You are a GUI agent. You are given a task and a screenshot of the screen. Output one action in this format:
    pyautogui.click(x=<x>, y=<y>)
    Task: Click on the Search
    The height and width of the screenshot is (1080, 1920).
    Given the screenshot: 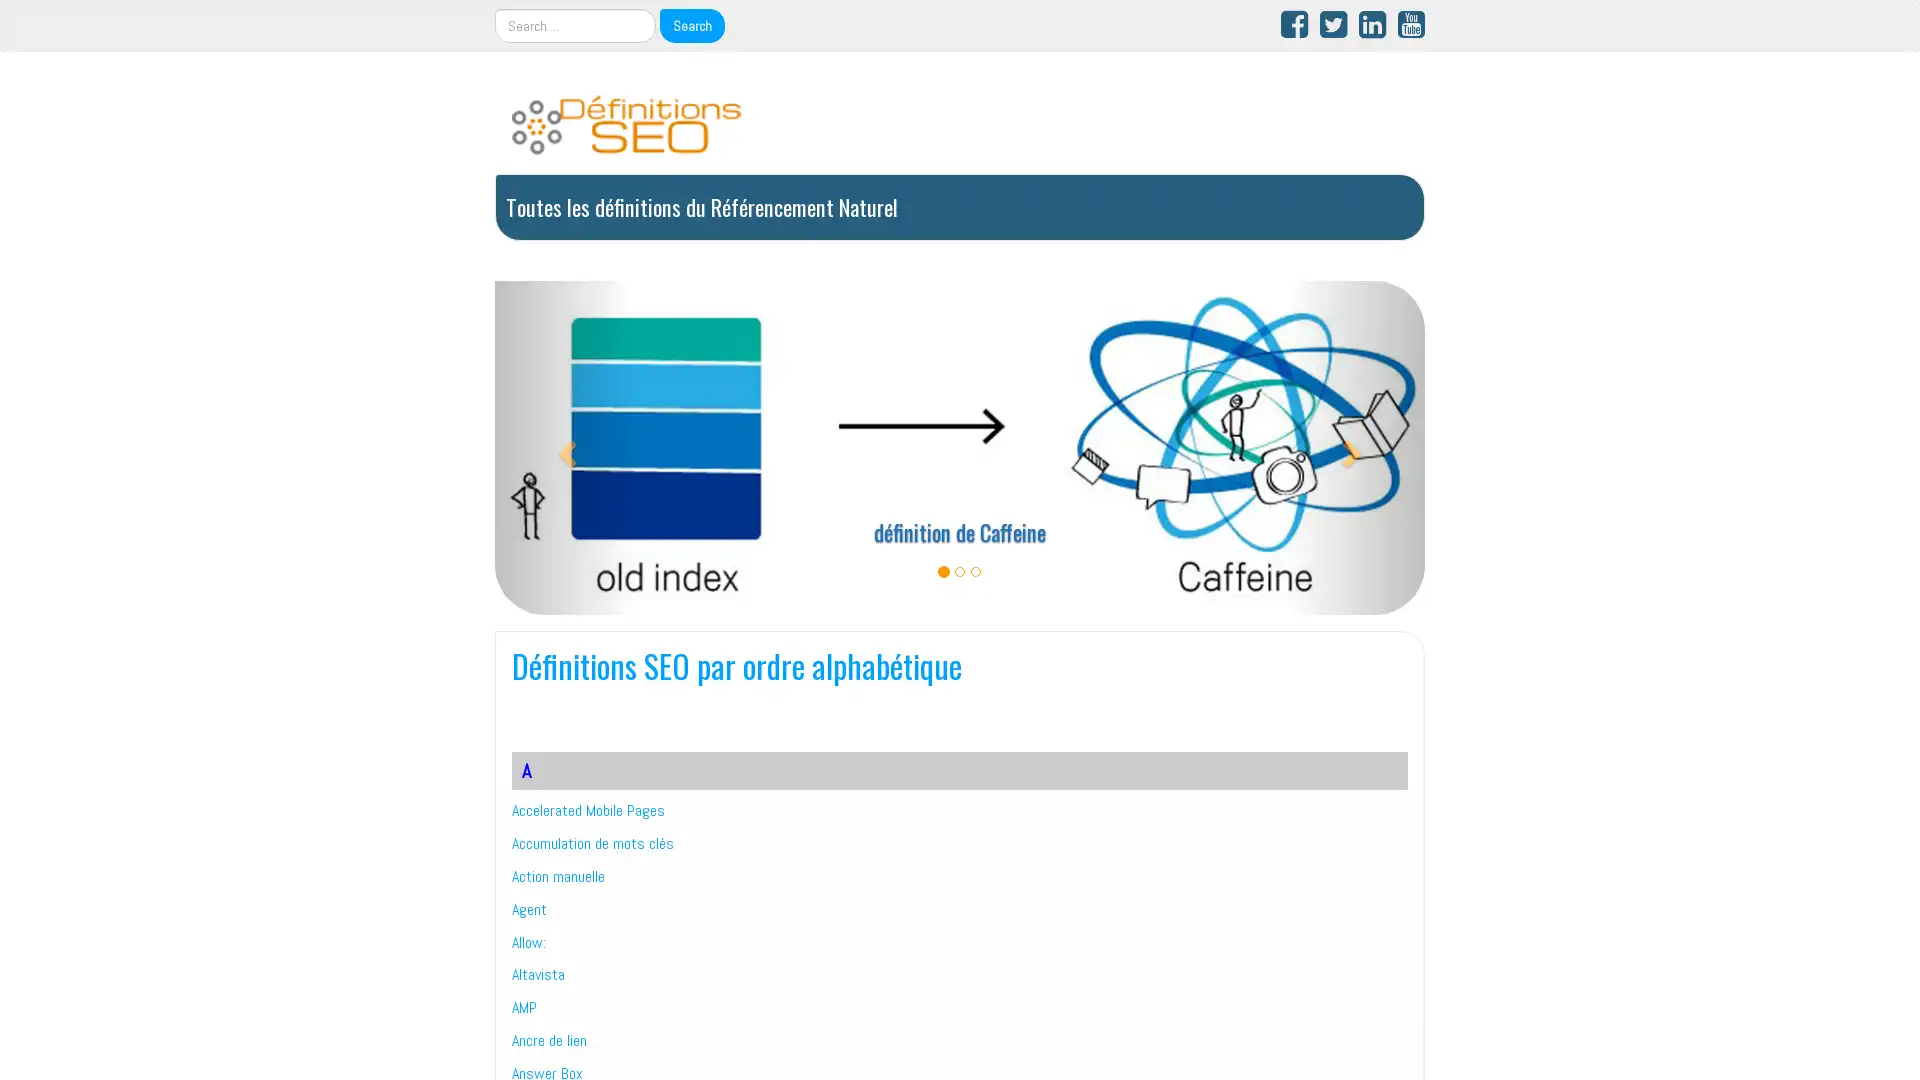 What is the action you would take?
    pyautogui.click(x=692, y=26)
    